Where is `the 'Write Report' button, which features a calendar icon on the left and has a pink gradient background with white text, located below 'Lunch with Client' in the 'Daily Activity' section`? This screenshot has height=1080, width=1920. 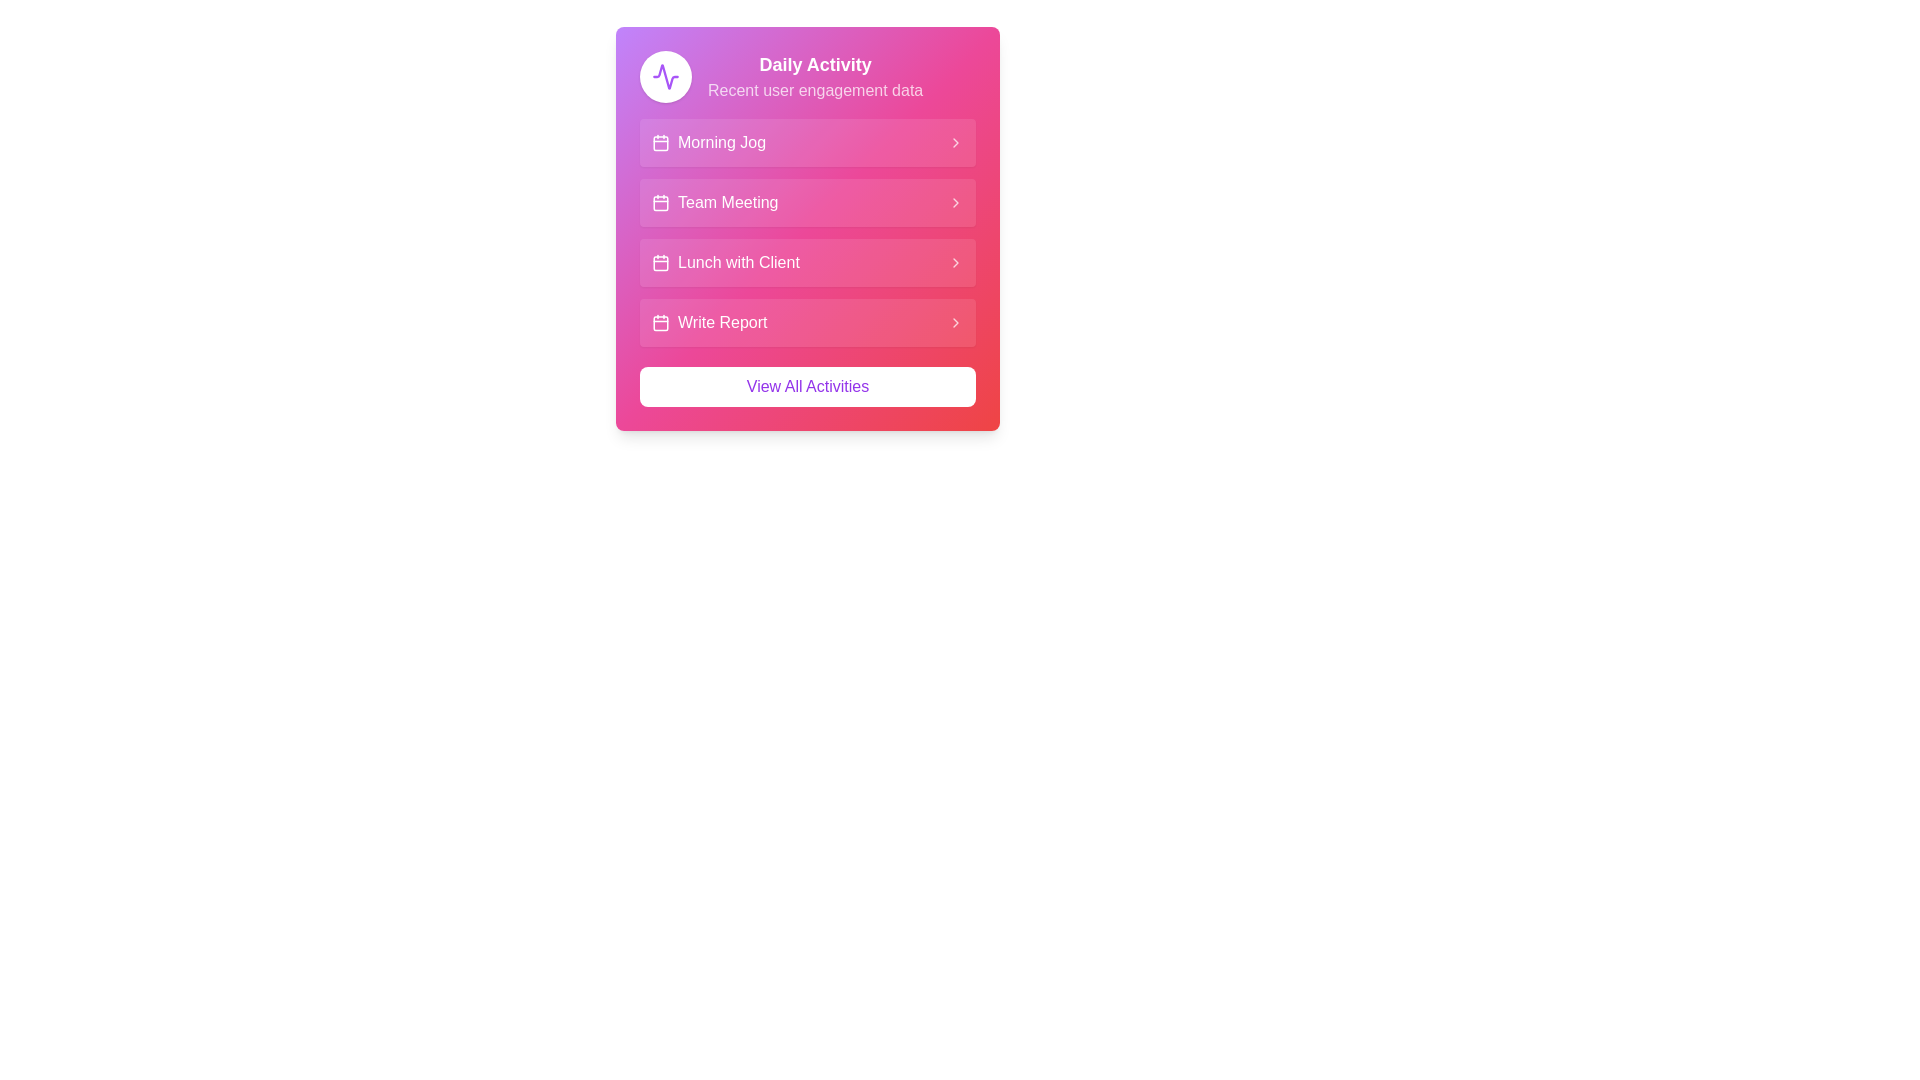
the 'Write Report' button, which features a calendar icon on the left and has a pink gradient background with white text, located below 'Lunch with Client' in the 'Daily Activity' section is located at coordinates (709, 322).